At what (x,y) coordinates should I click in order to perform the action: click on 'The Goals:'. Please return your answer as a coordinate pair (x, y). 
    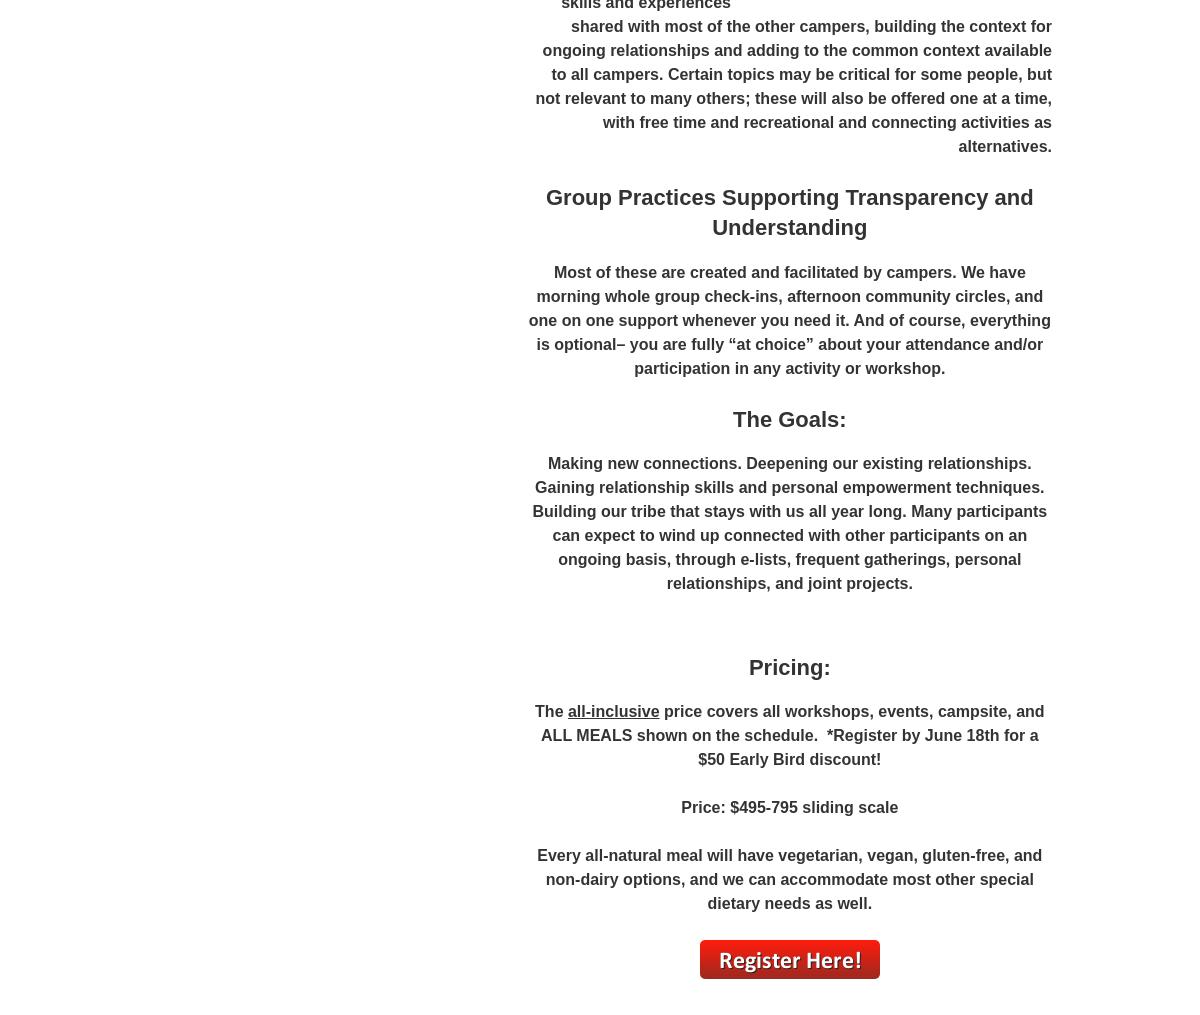
    Looking at the image, I should click on (788, 418).